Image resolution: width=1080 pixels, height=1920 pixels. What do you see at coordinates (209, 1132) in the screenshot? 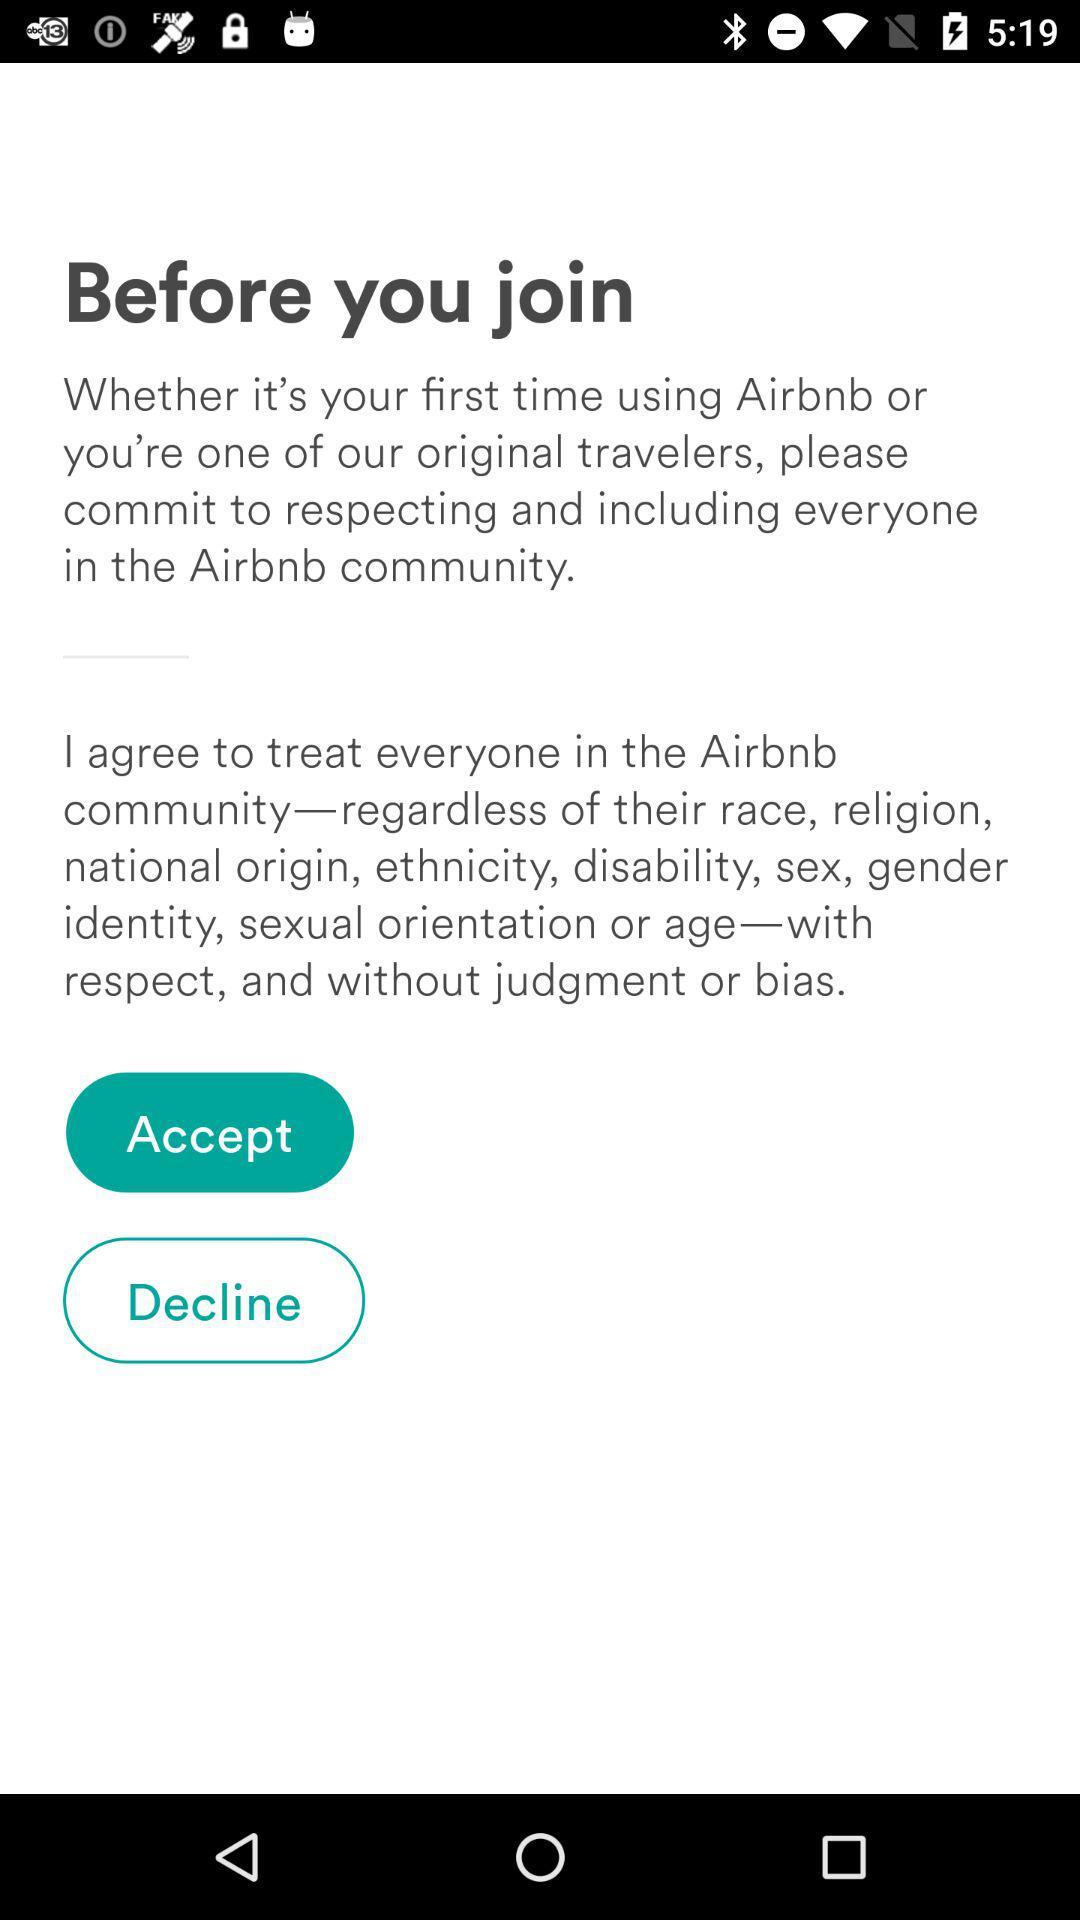
I see `accept item` at bounding box center [209, 1132].